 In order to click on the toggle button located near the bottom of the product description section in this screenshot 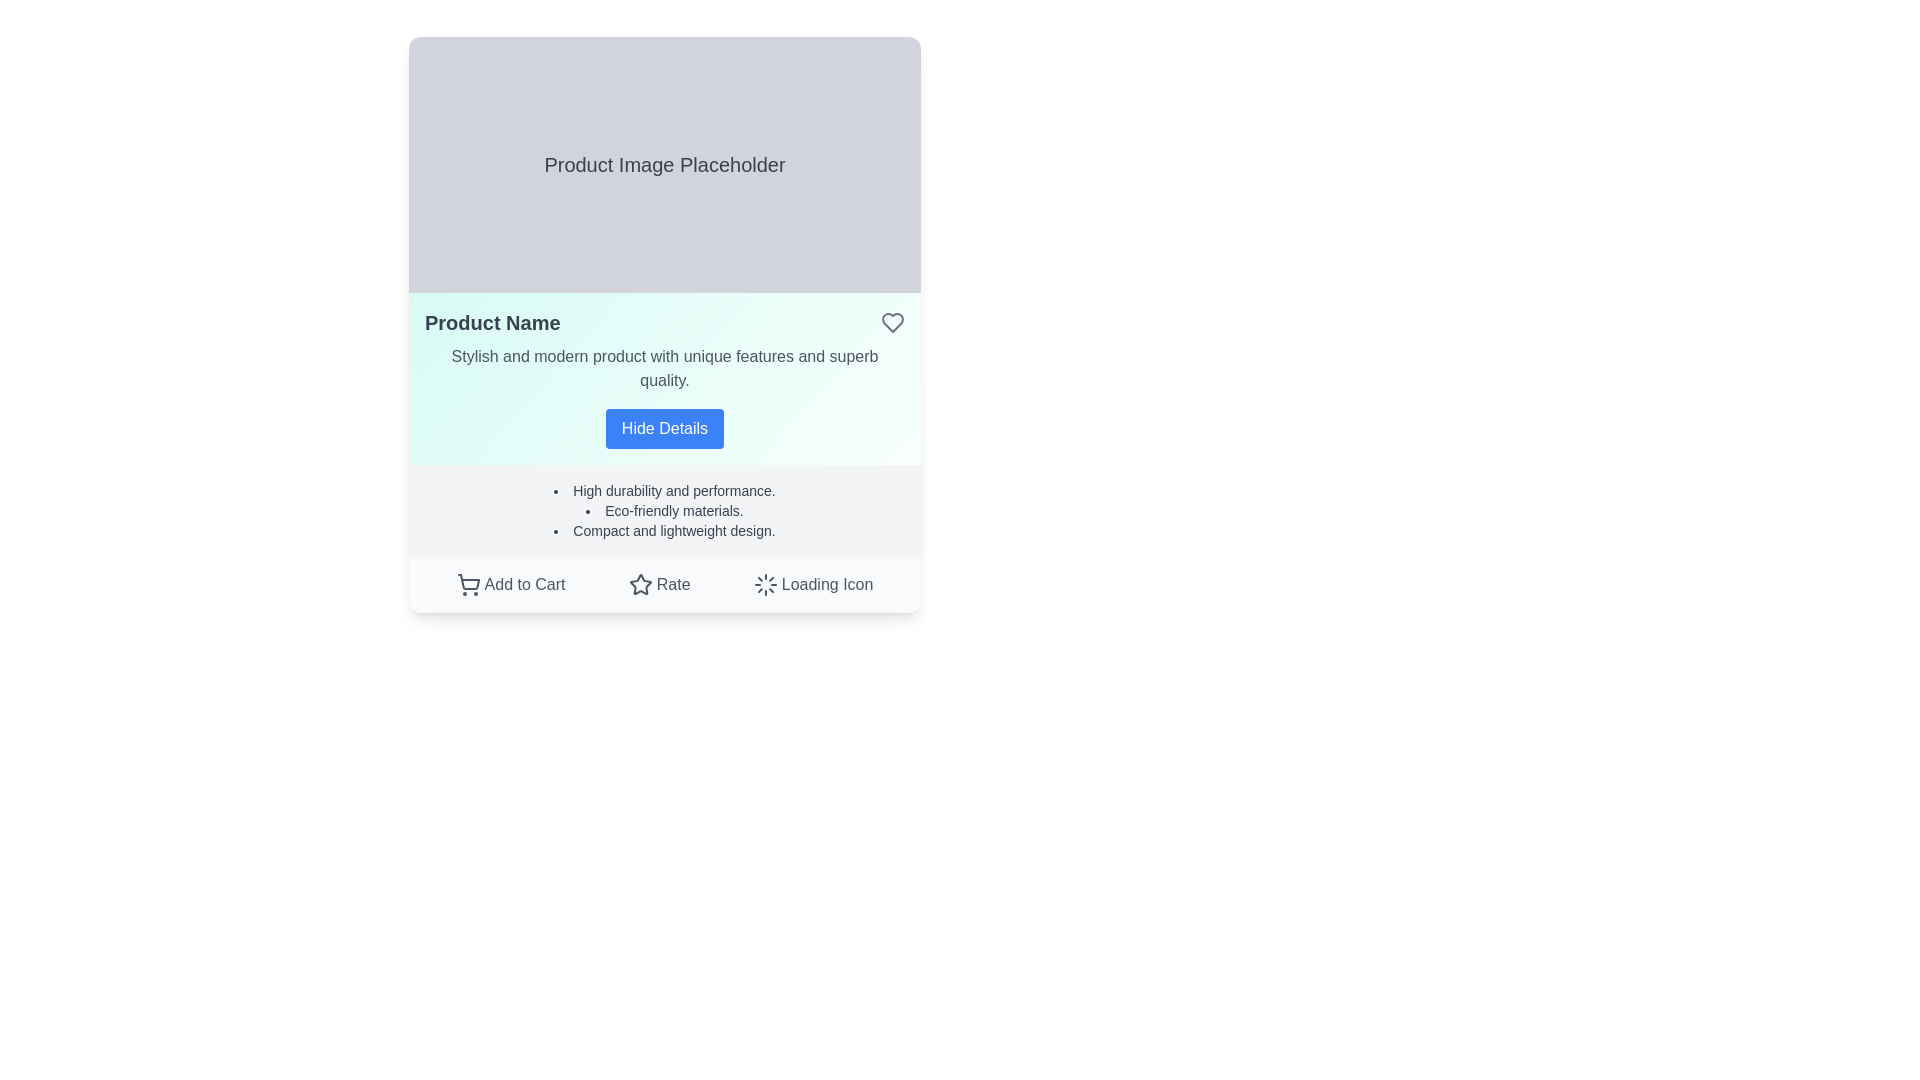, I will do `click(665, 427)`.